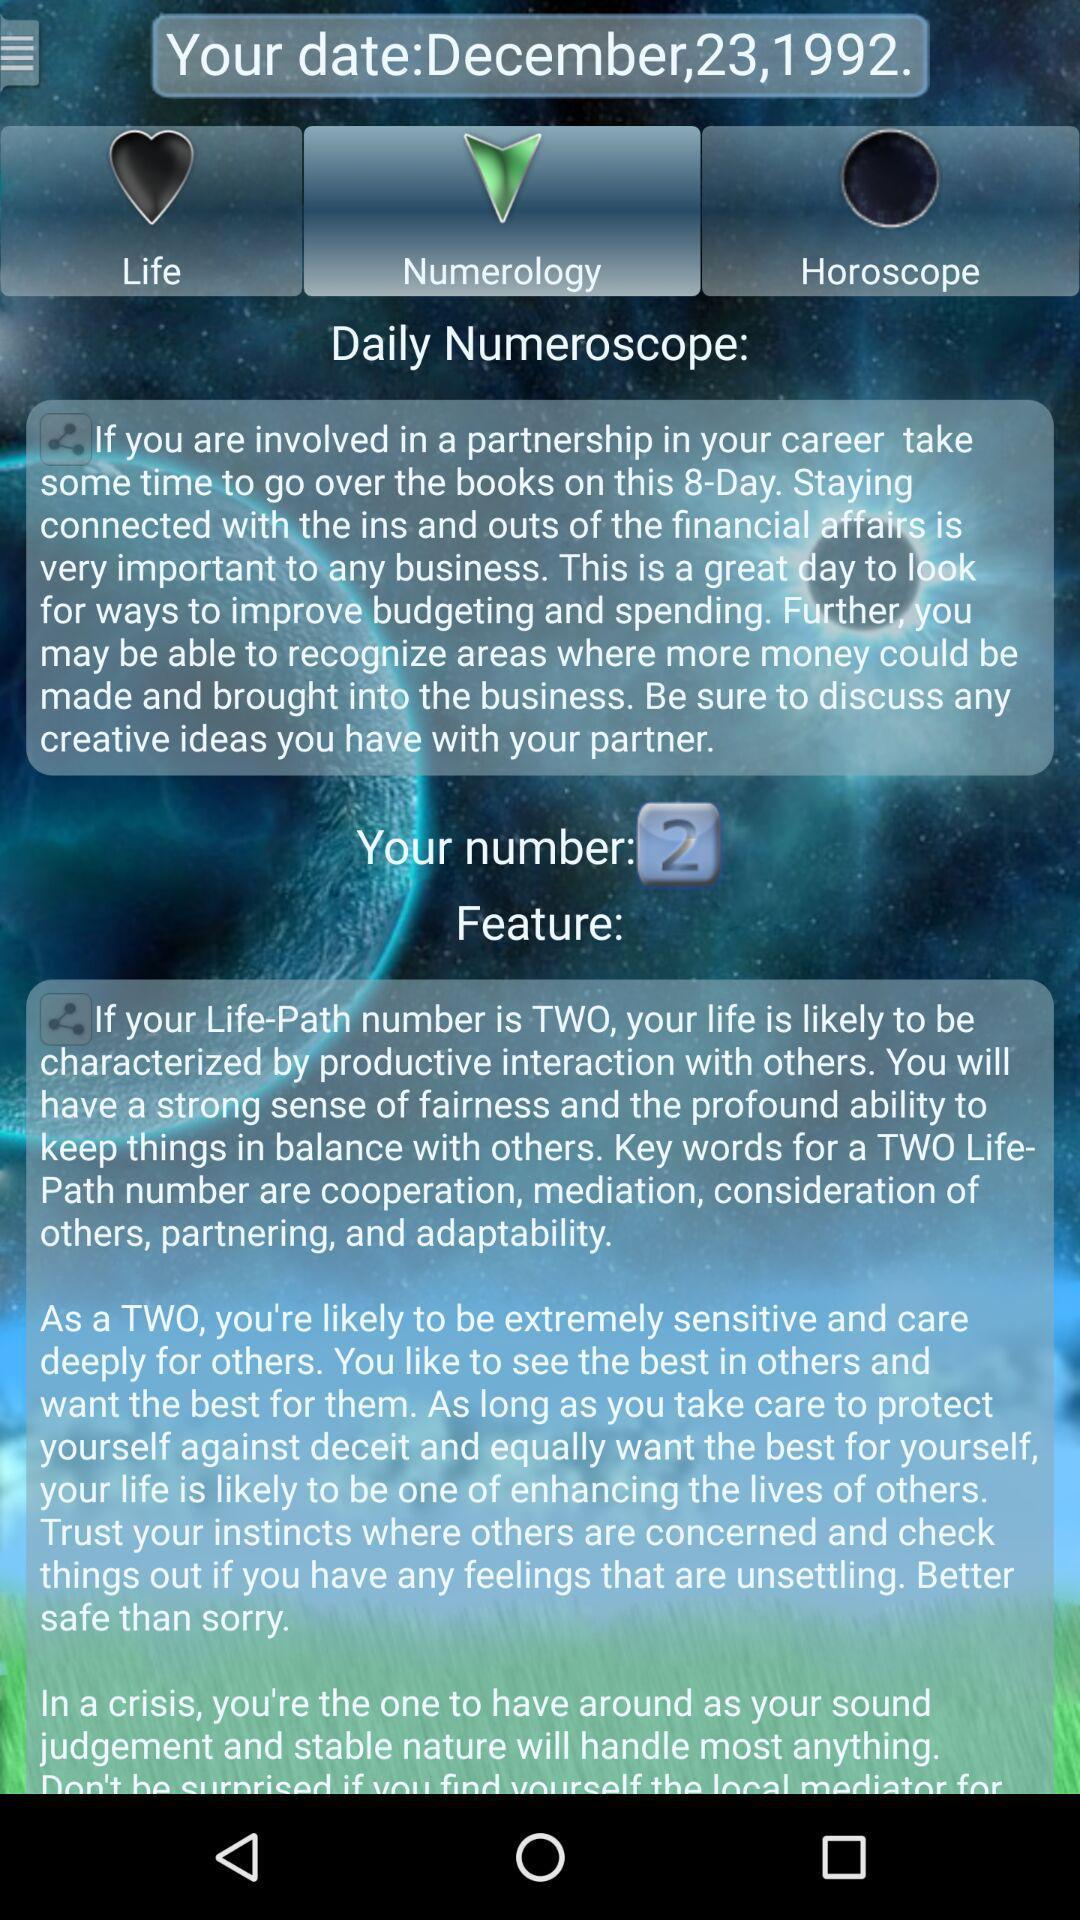  I want to click on share, so click(64, 1019).